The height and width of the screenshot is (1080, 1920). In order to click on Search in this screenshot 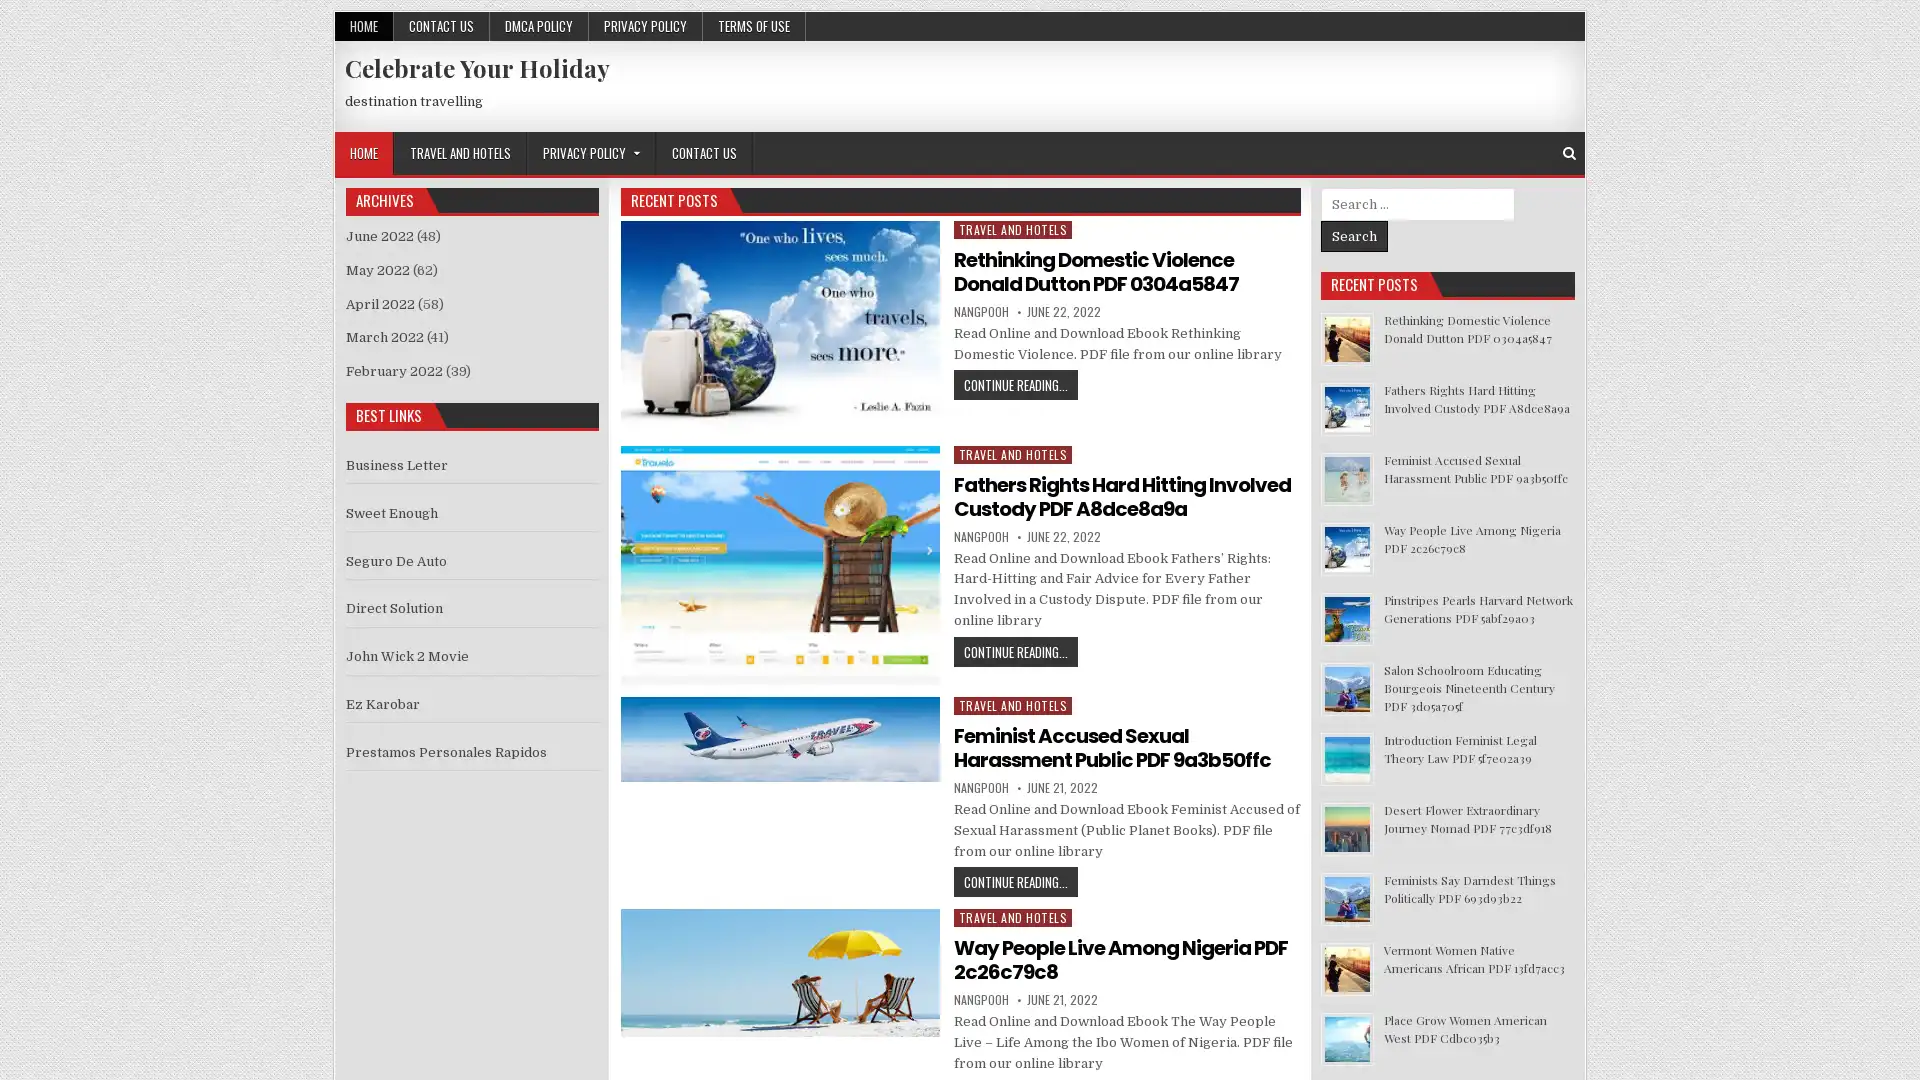, I will do `click(1354, 235)`.